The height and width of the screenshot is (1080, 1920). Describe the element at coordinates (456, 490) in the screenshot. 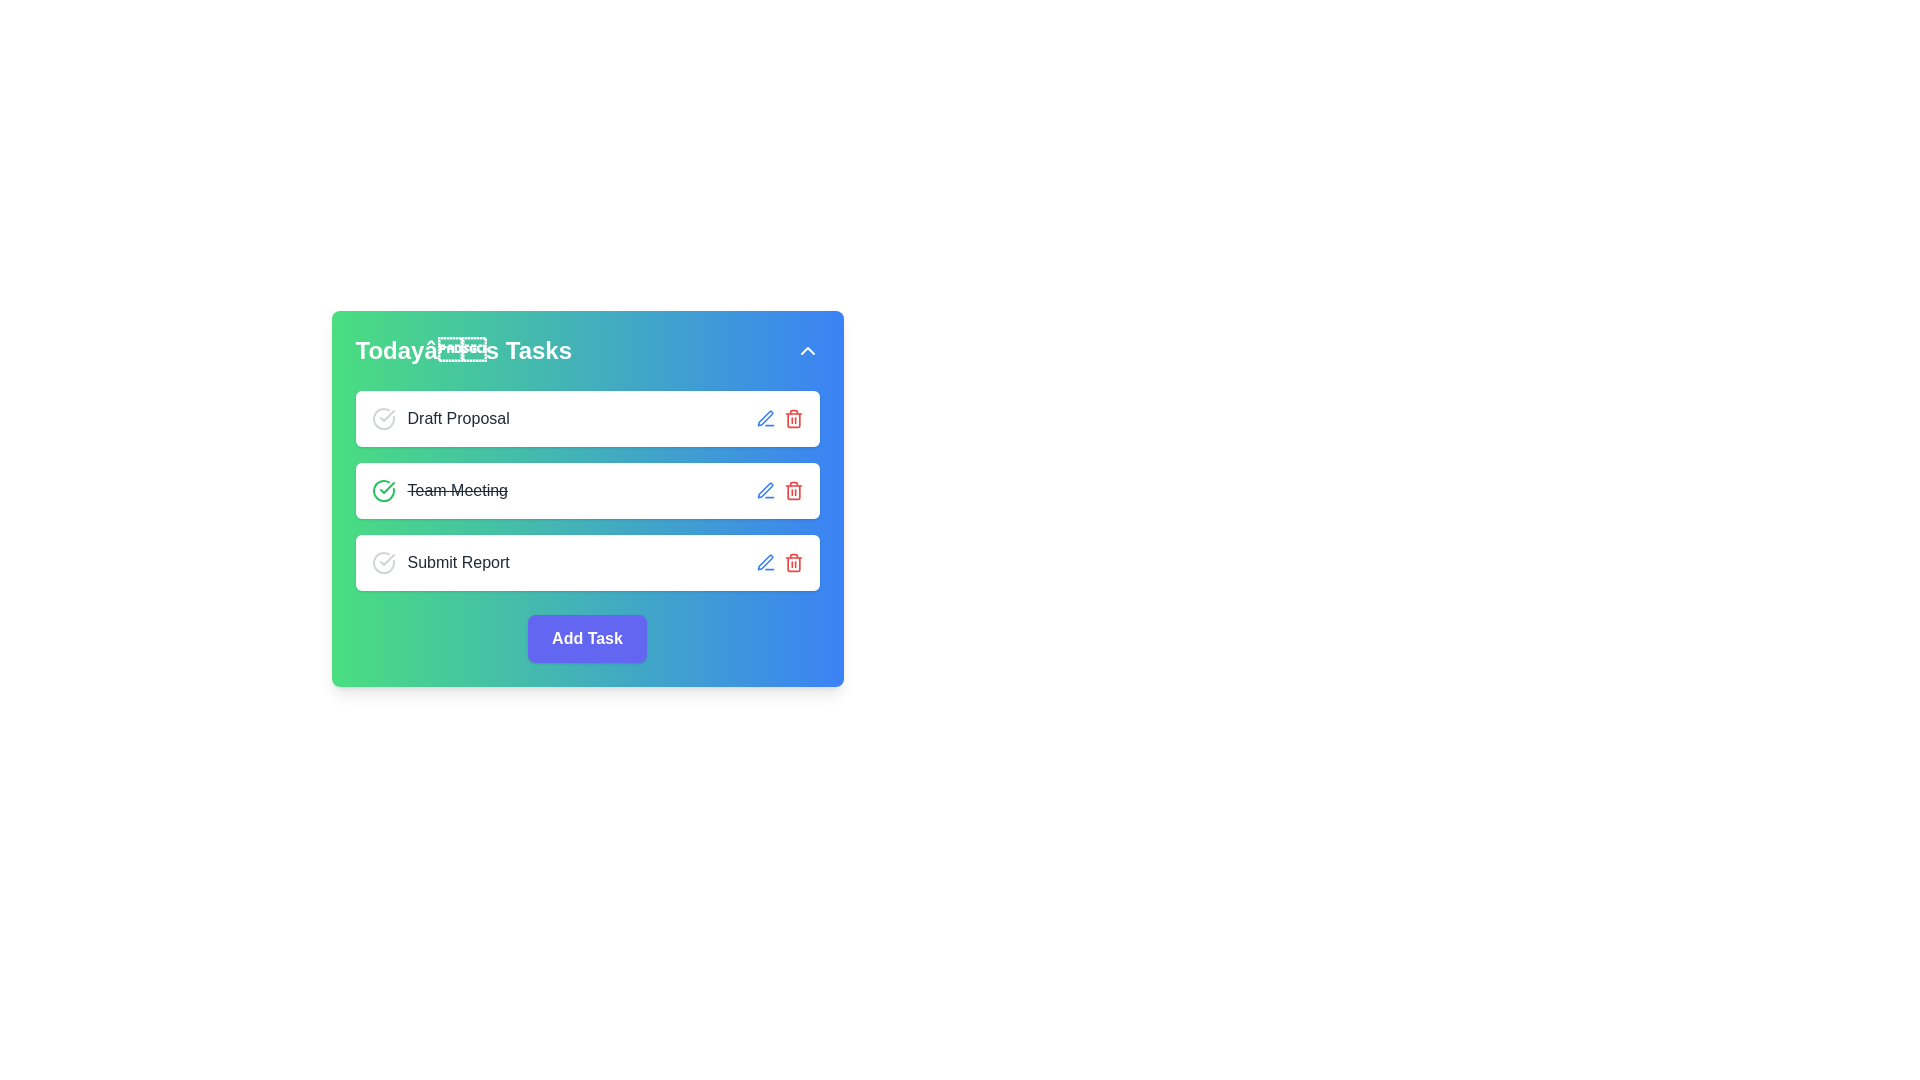

I see `the Text label indicating a completed task with line-through styling, located in the second row of a list, between 'Draft Proposal' and 'Submit Report'` at that location.